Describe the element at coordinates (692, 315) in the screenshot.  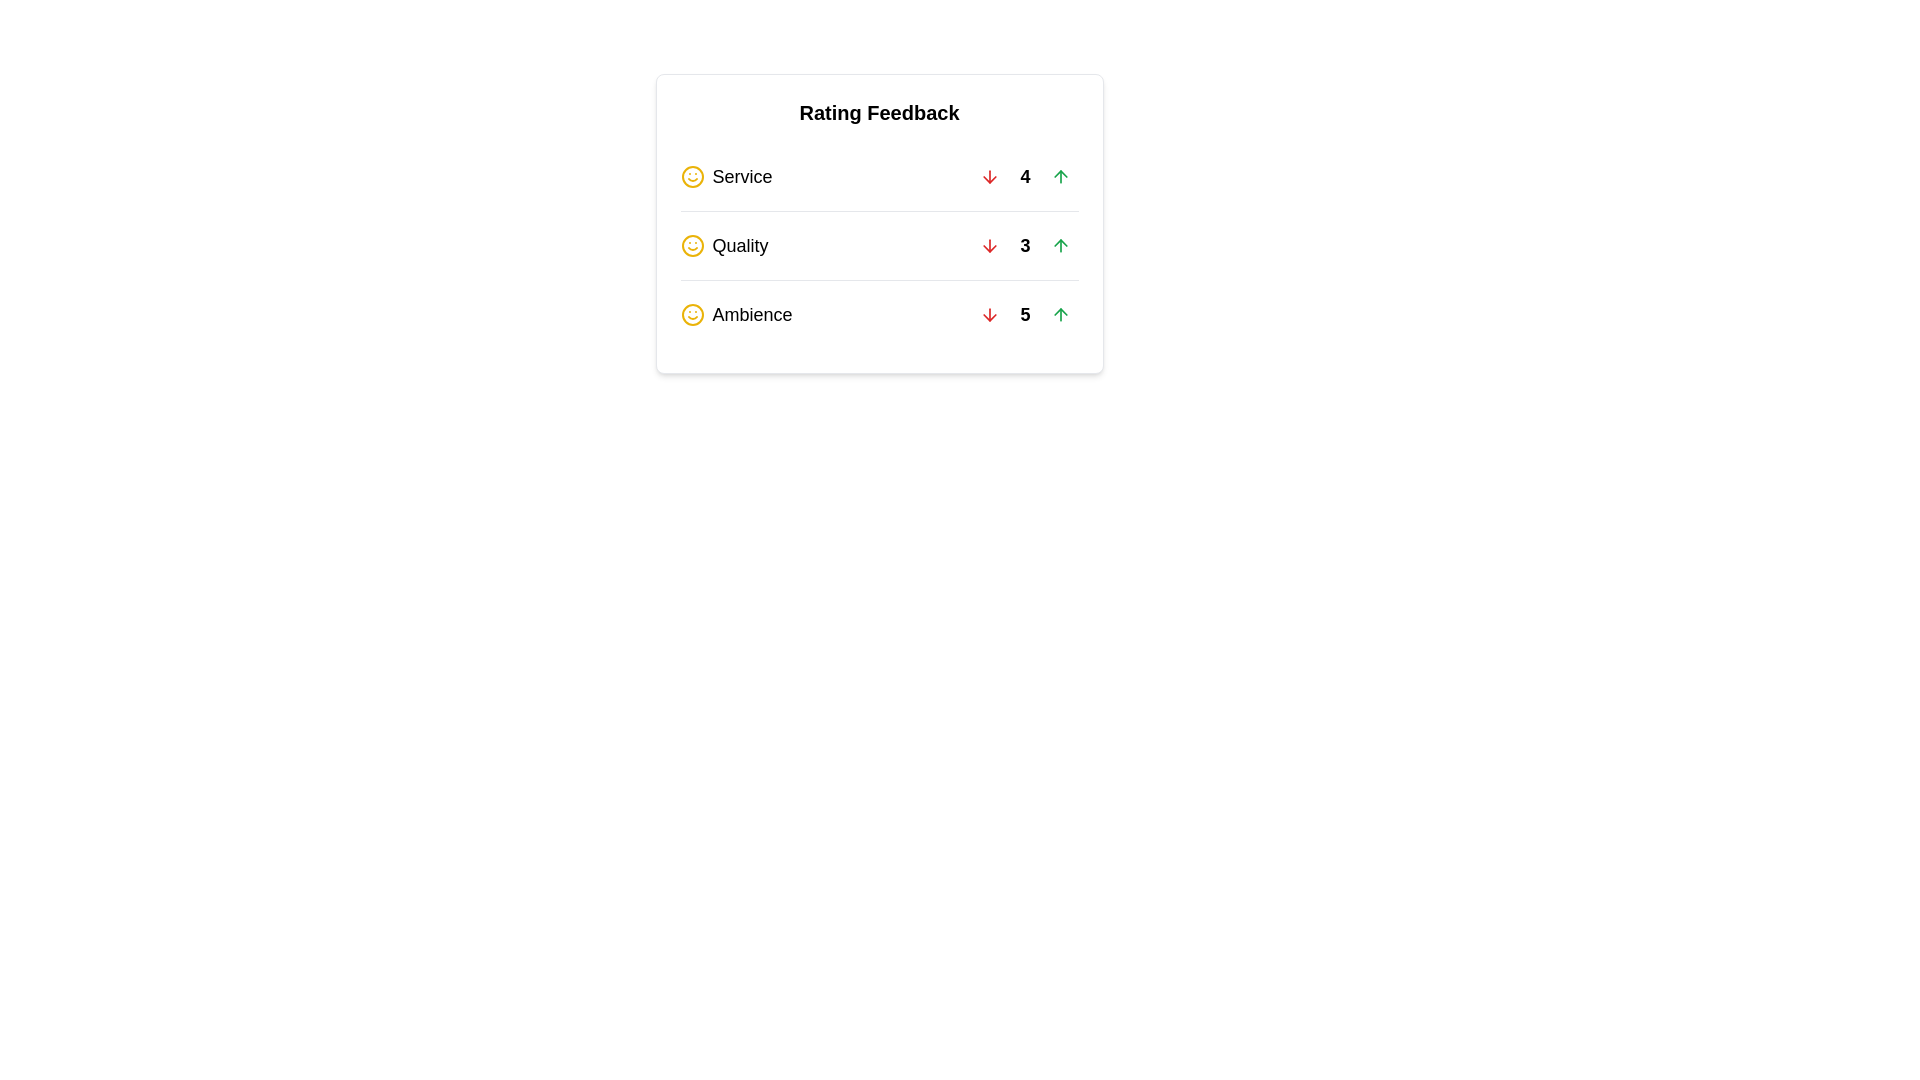
I see `the 'Ambience' rating icon, which is positioned to the left of the text 'Ambience' in the third row of the 'Rating Feedback' list` at that location.